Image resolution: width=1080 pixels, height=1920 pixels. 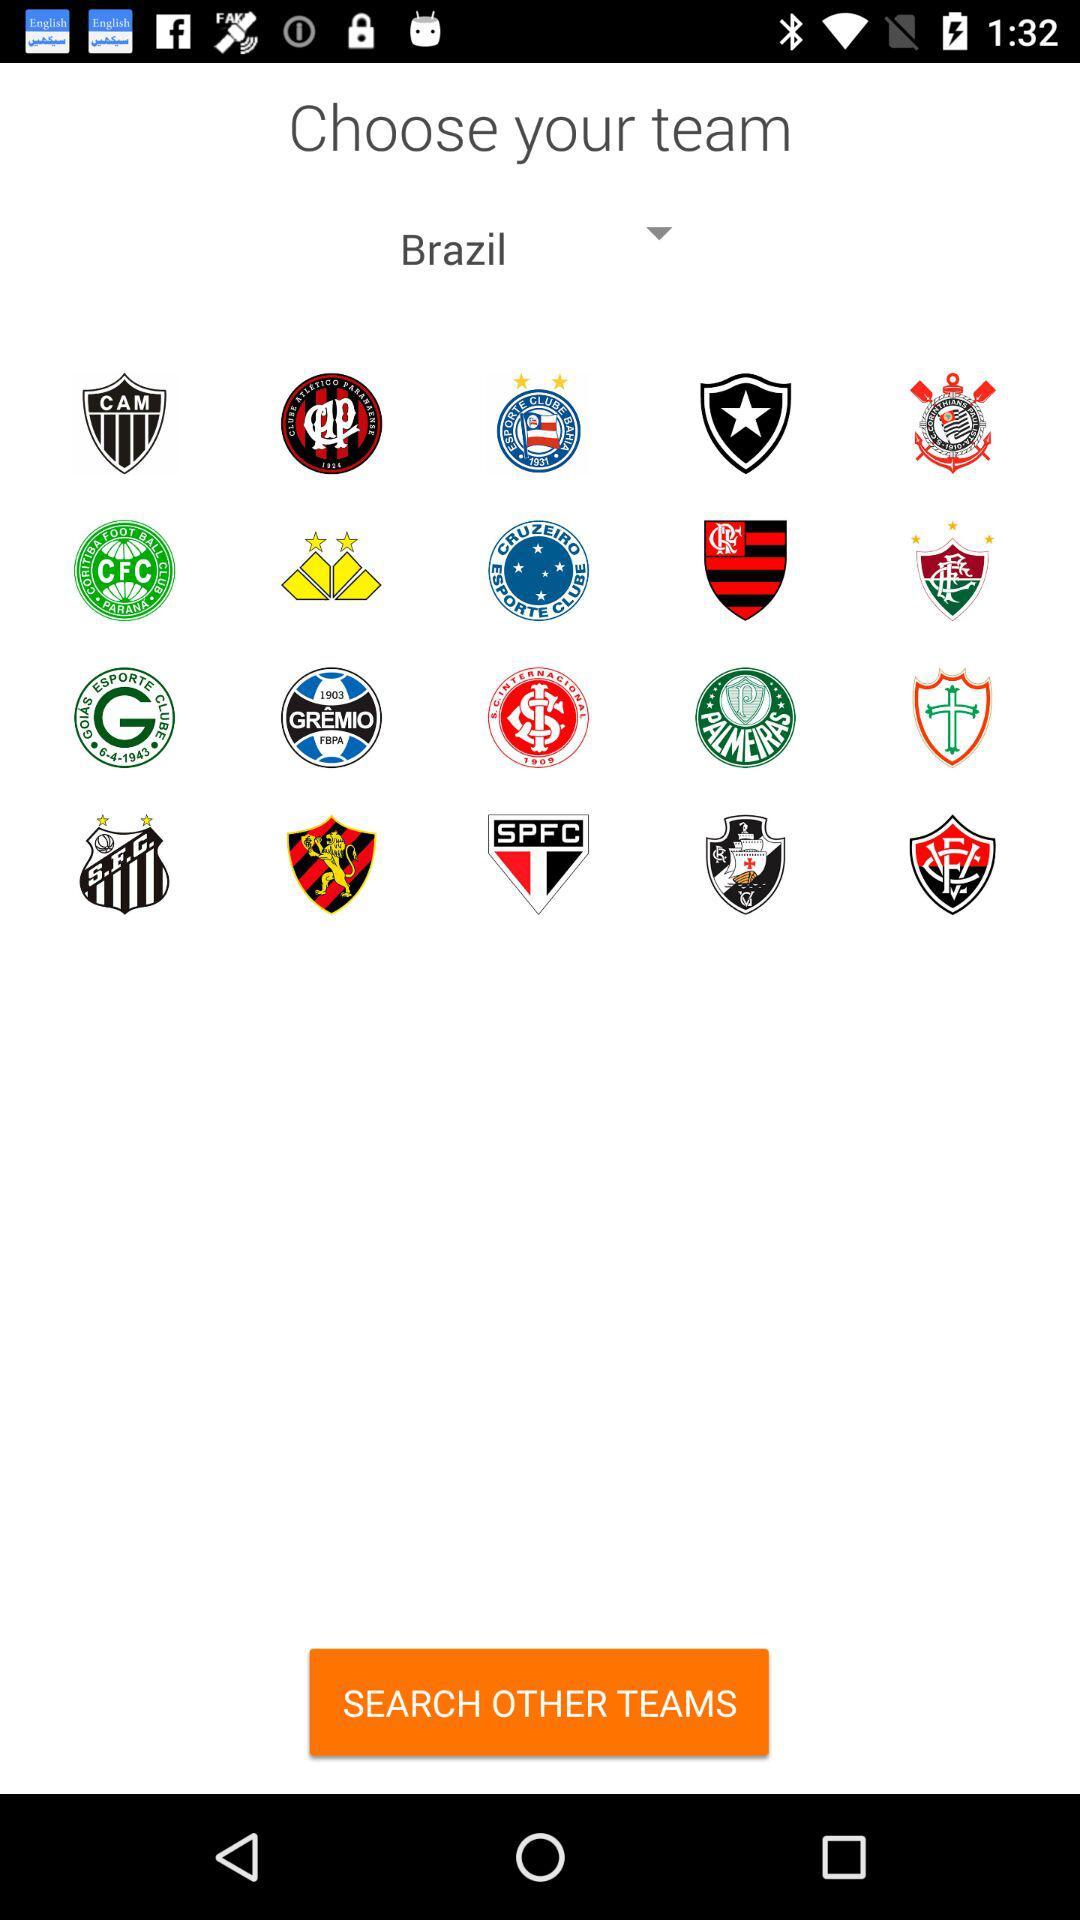 What do you see at coordinates (745, 717) in the screenshot?
I see `team logo selection option` at bounding box center [745, 717].